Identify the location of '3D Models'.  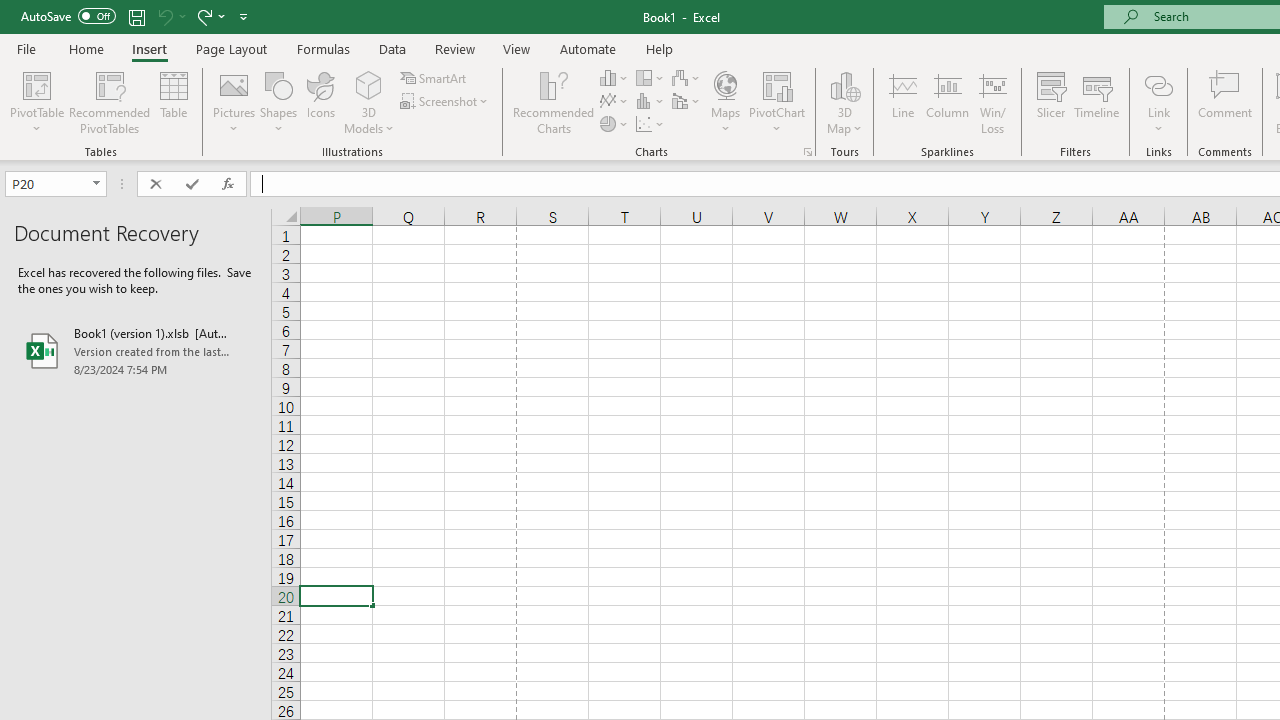
(369, 103).